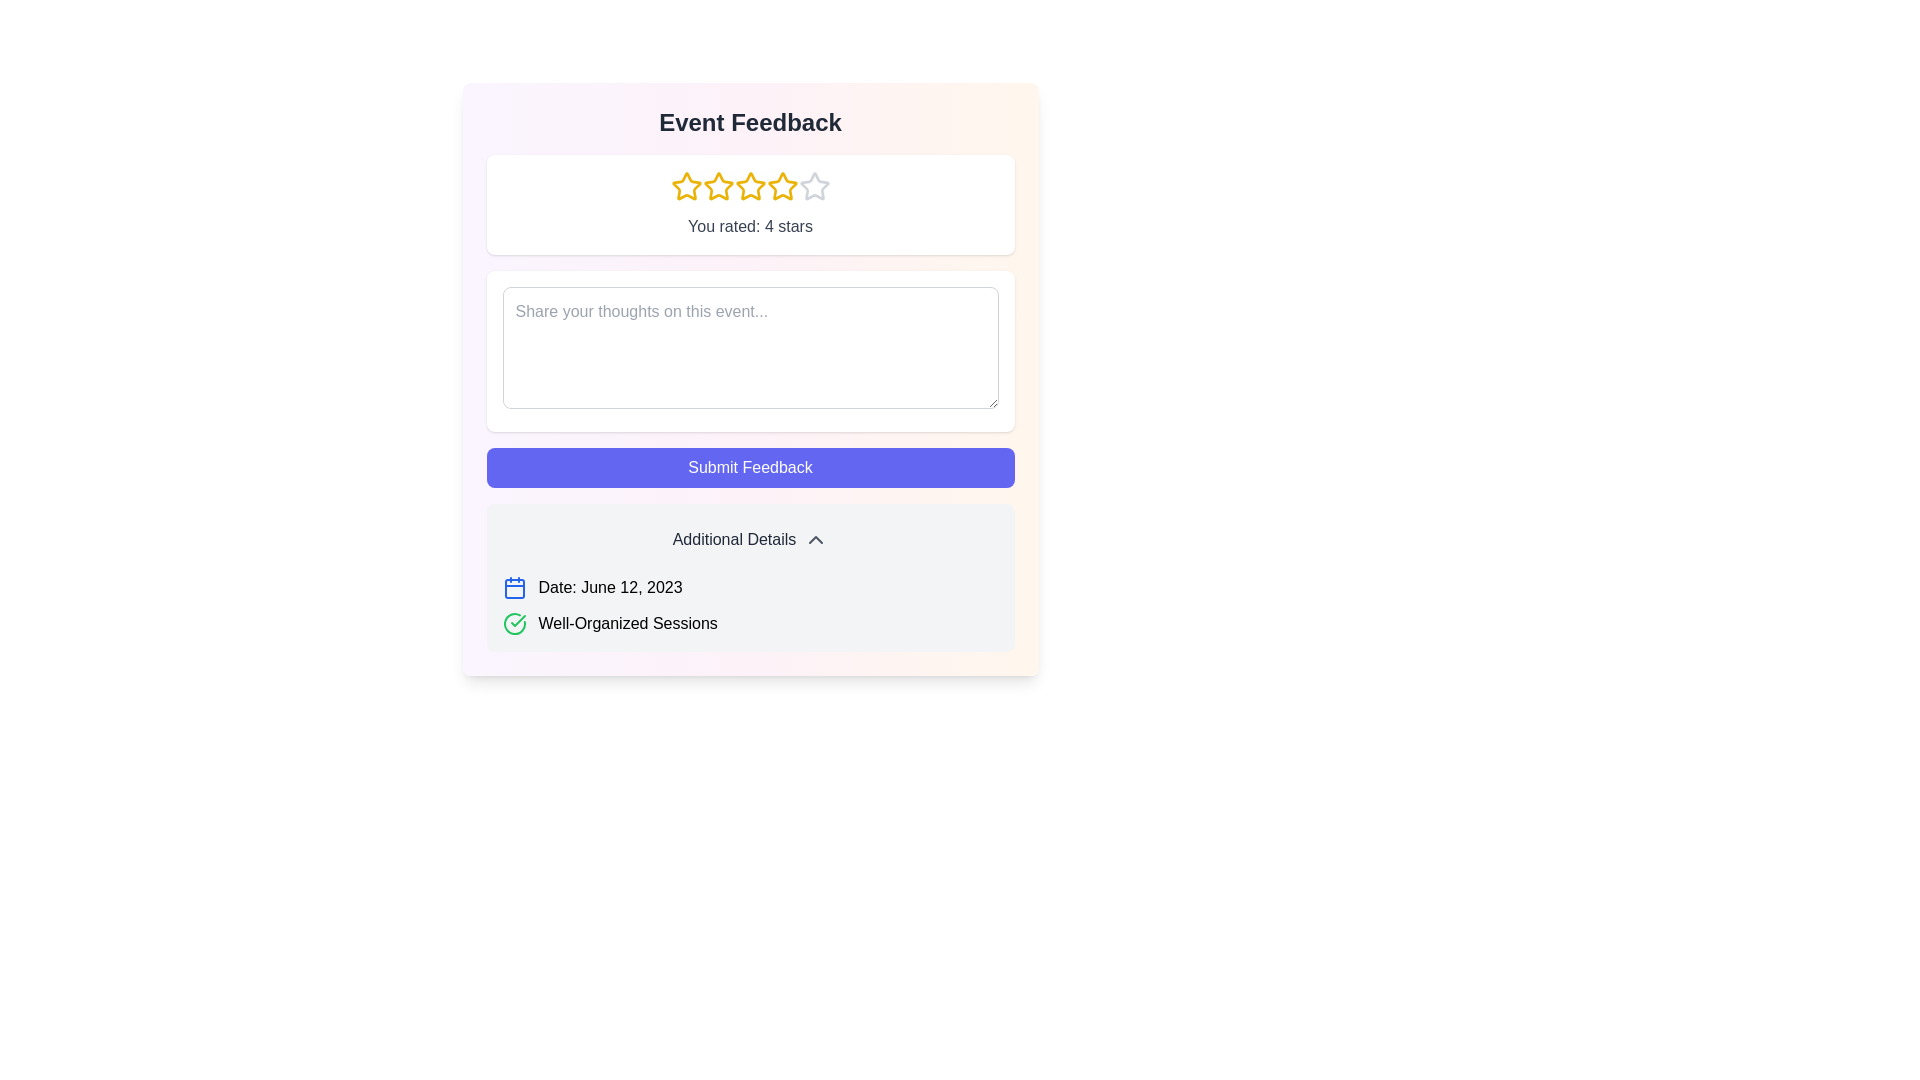  Describe the element at coordinates (514, 623) in the screenshot. I see `the green check icon that indicates 'Well-Organized Sessions' to interact with the associated features` at that location.